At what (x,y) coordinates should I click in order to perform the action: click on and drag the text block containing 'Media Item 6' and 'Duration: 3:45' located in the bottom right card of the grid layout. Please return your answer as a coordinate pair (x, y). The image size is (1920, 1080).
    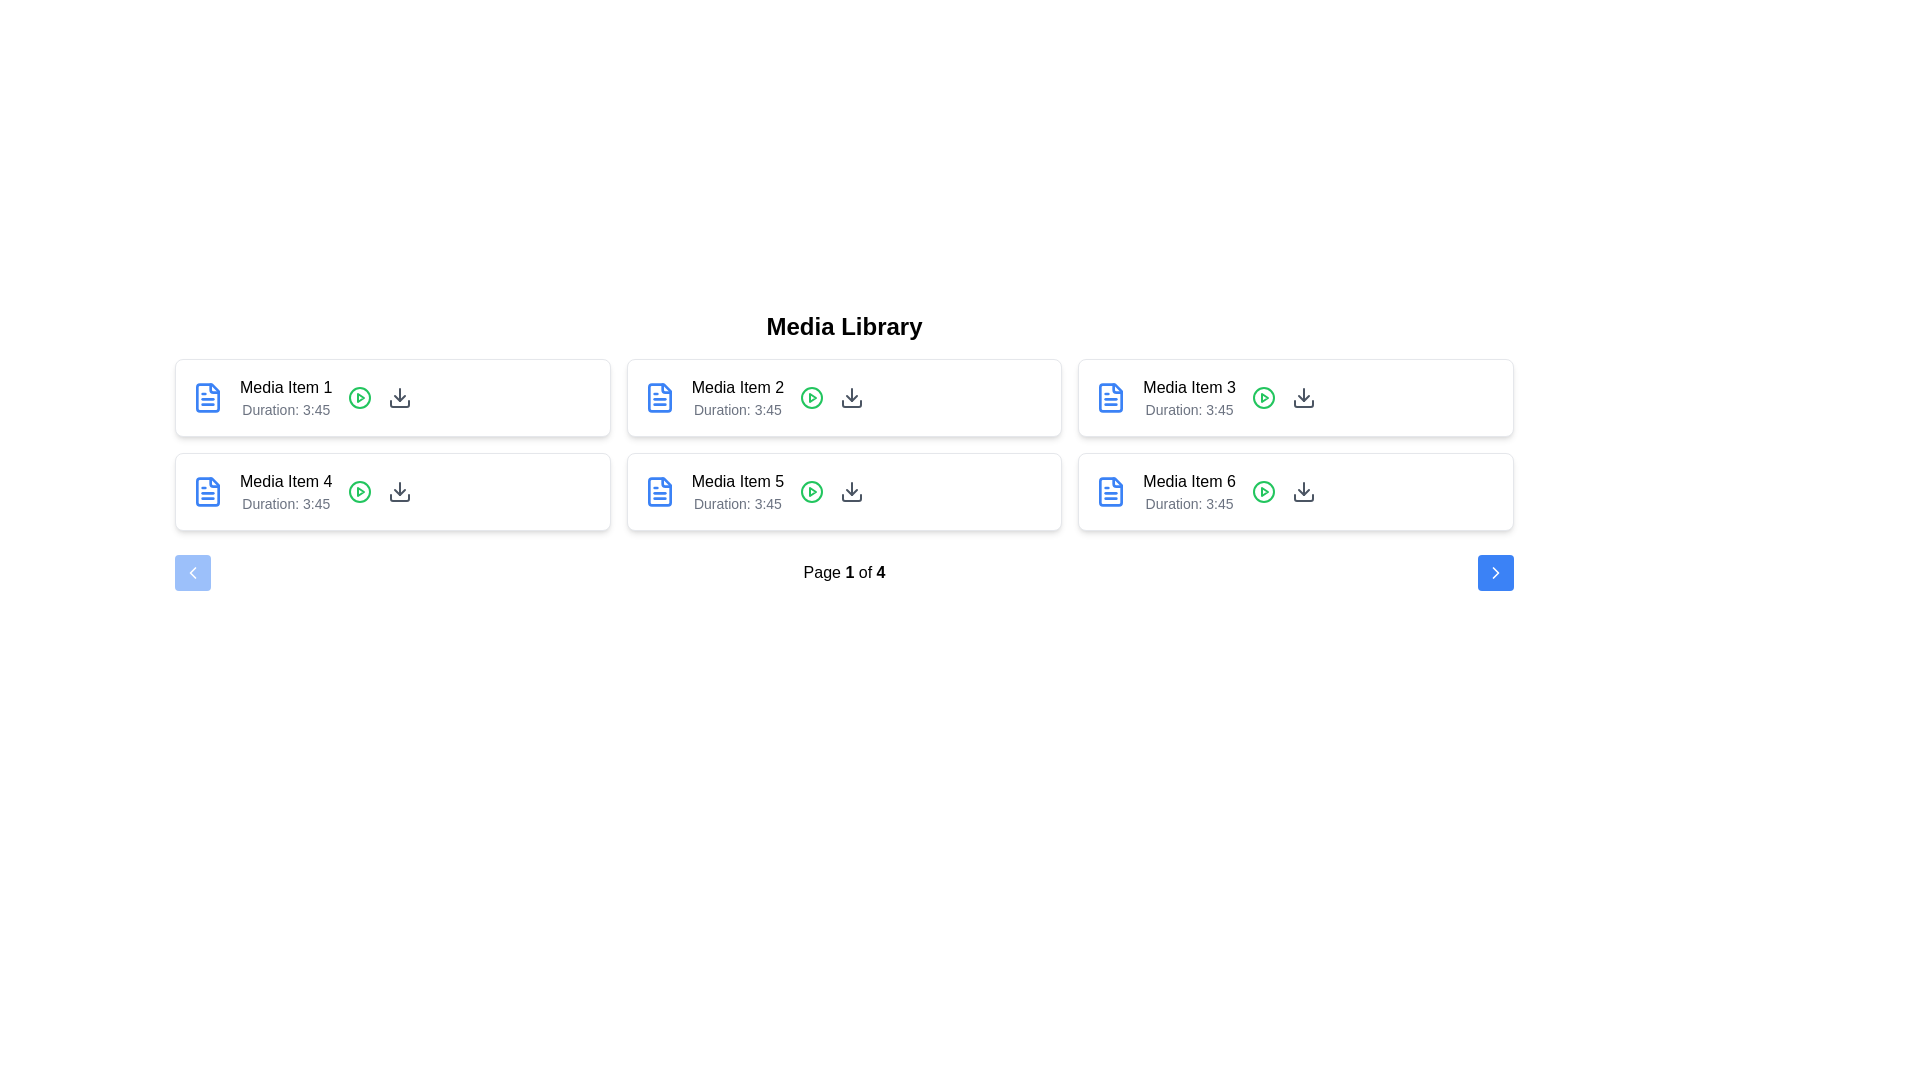
    Looking at the image, I should click on (1189, 492).